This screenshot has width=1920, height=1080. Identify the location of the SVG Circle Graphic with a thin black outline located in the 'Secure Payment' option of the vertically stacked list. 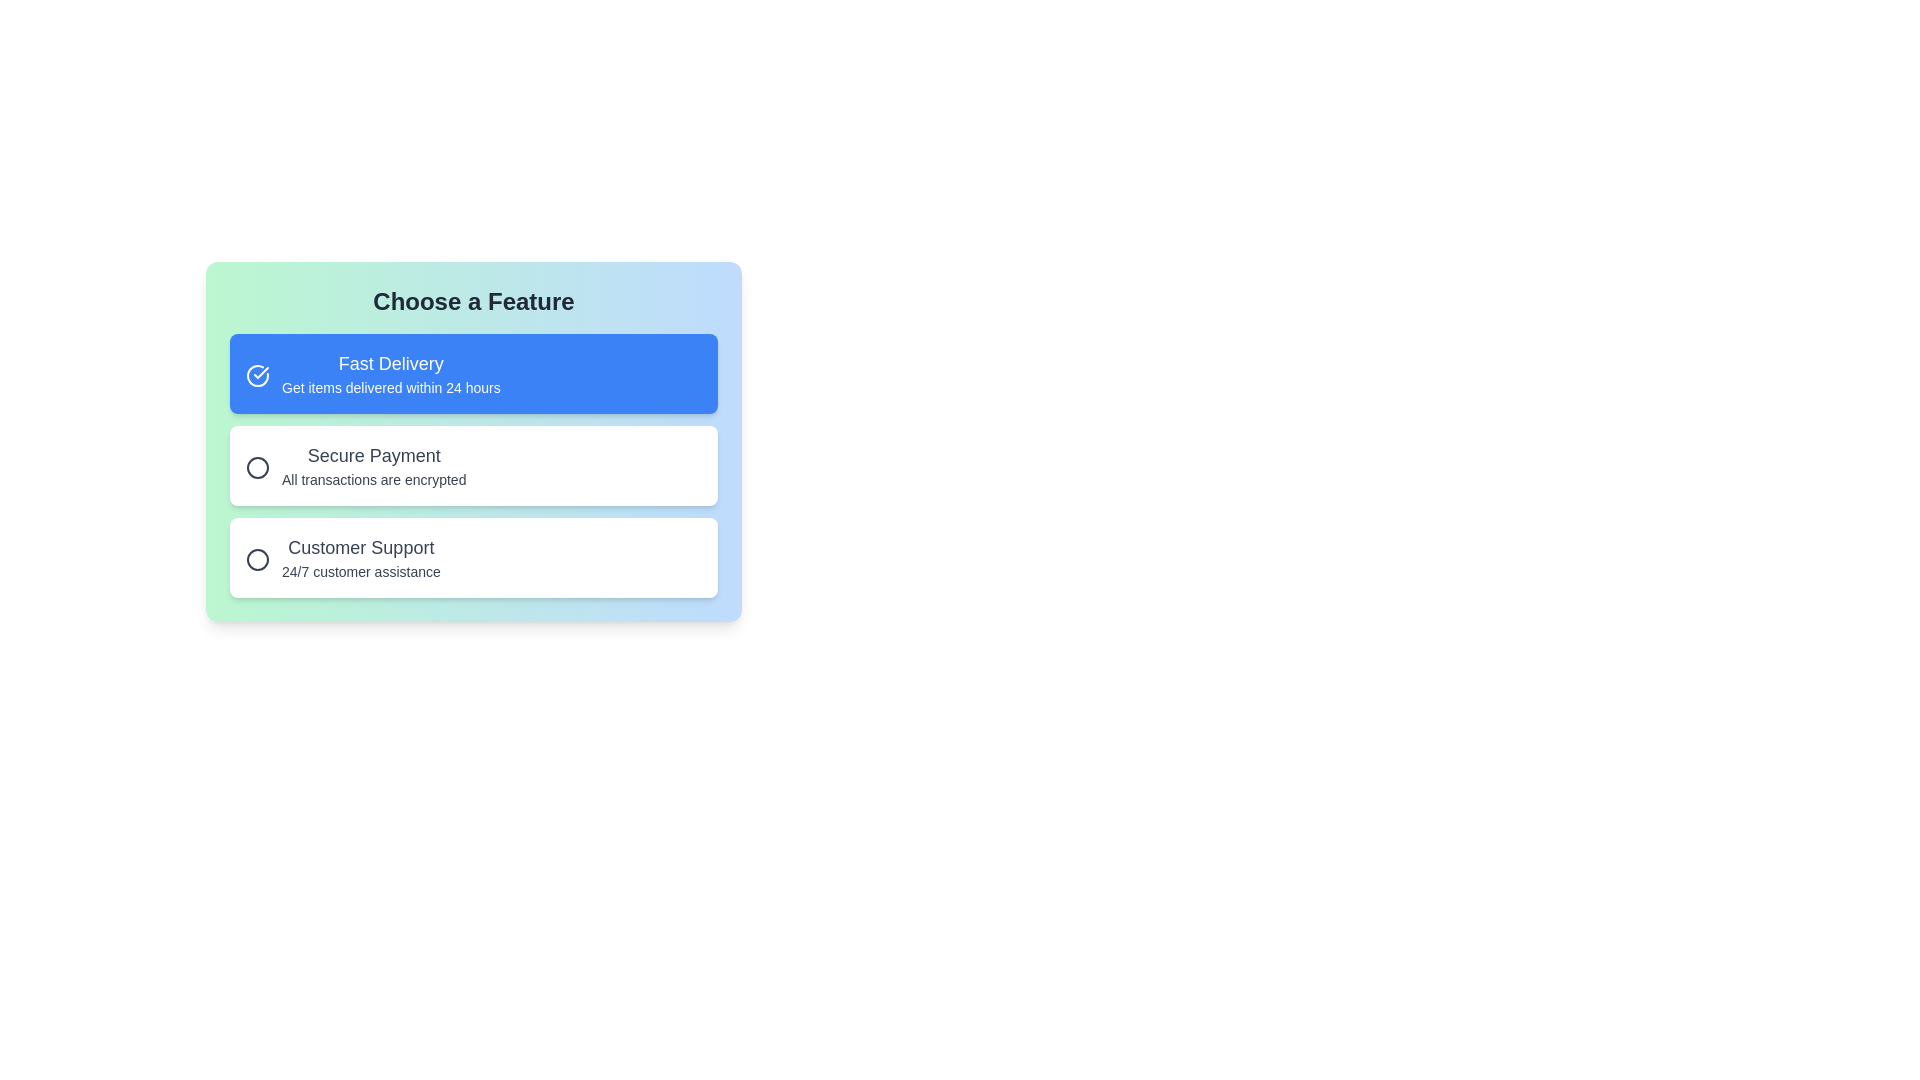
(257, 467).